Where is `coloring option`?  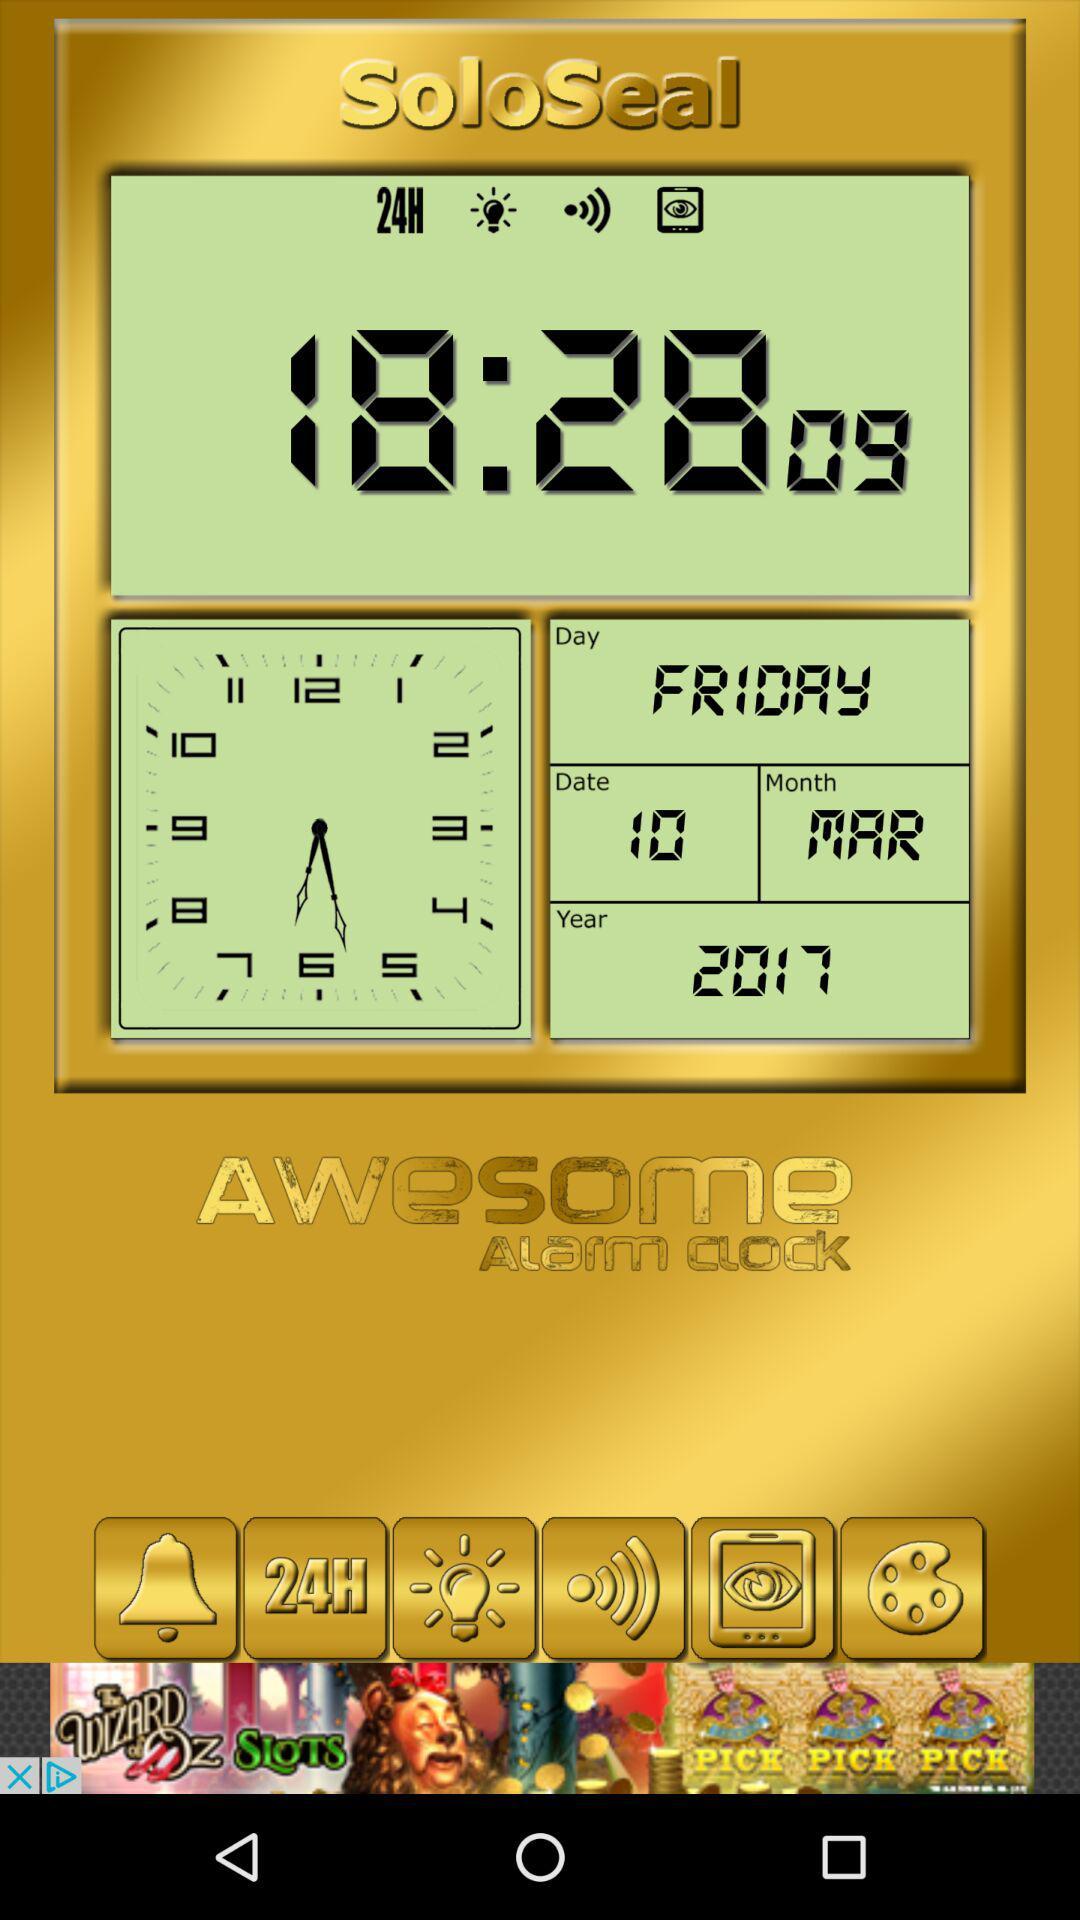
coloring option is located at coordinates (912, 1587).